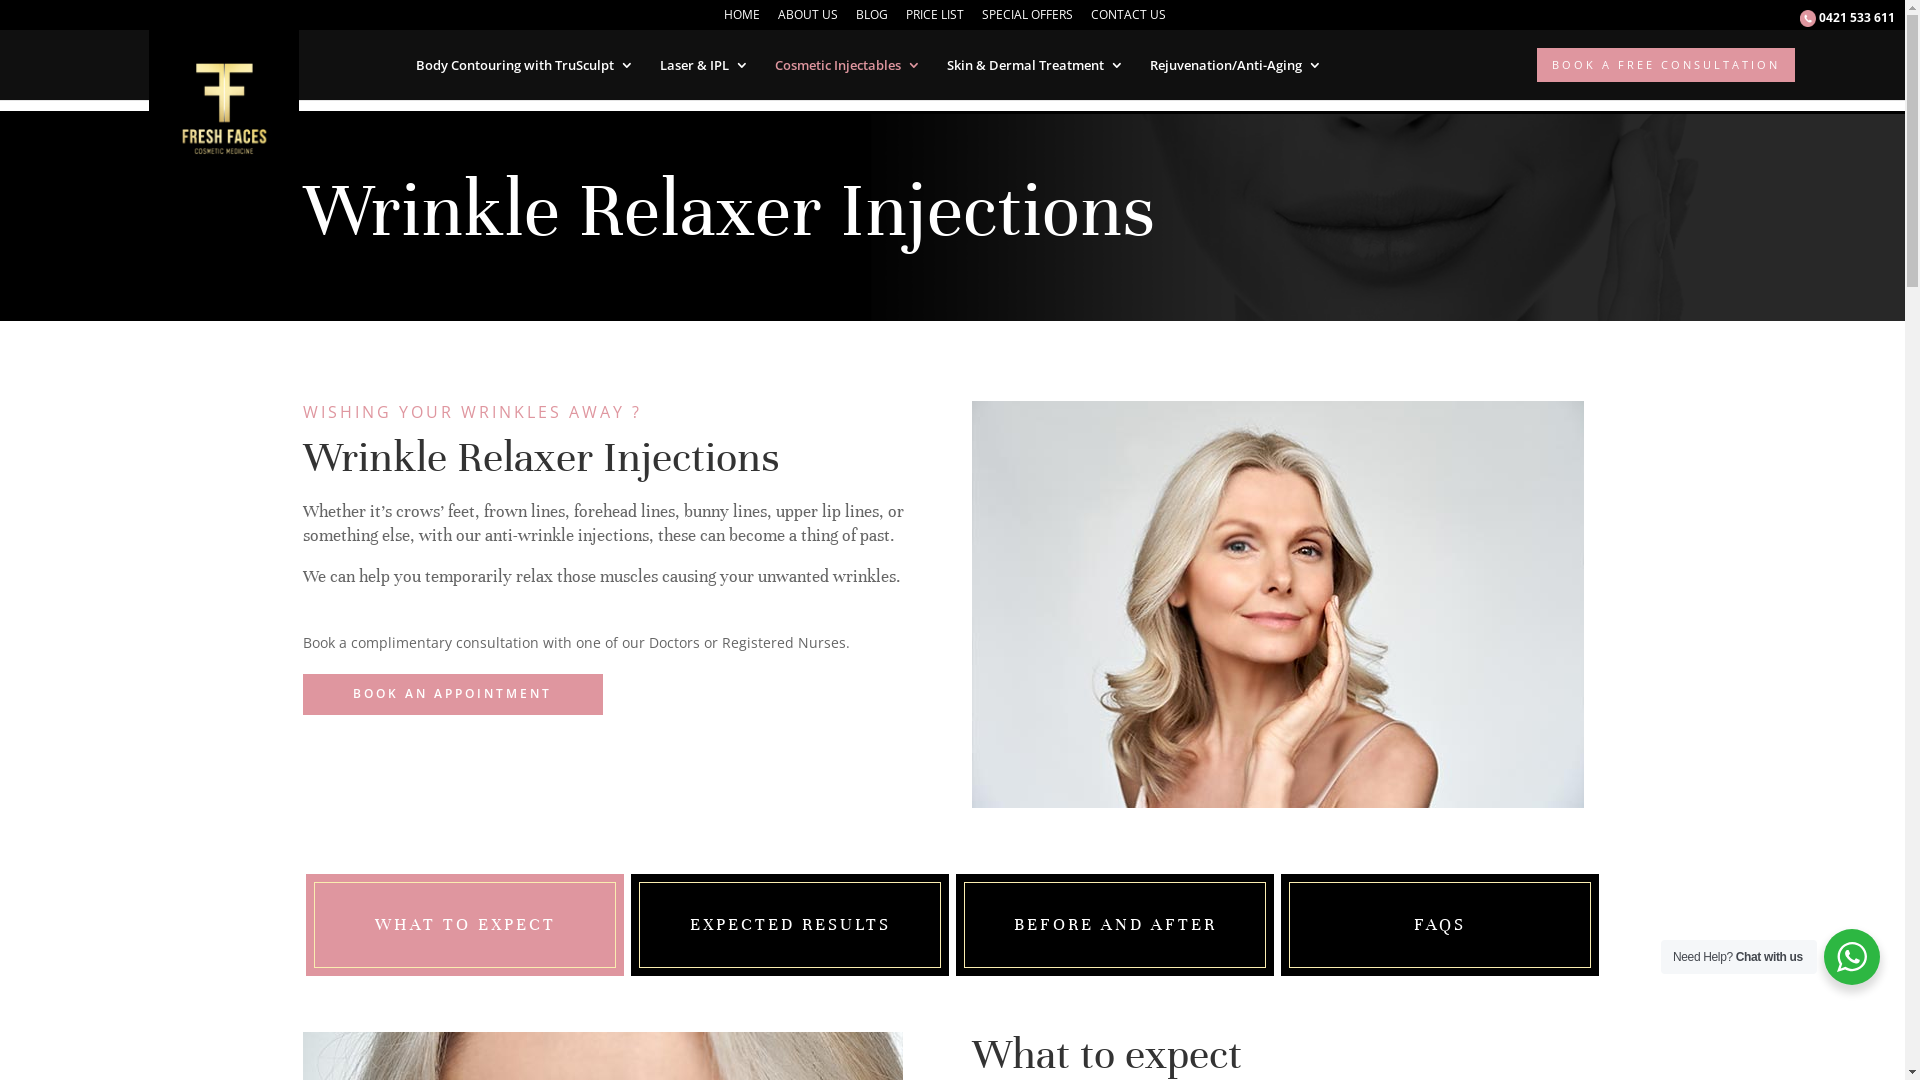  Describe the element at coordinates (1846, 23) in the screenshot. I see `'0421 533 611'` at that location.